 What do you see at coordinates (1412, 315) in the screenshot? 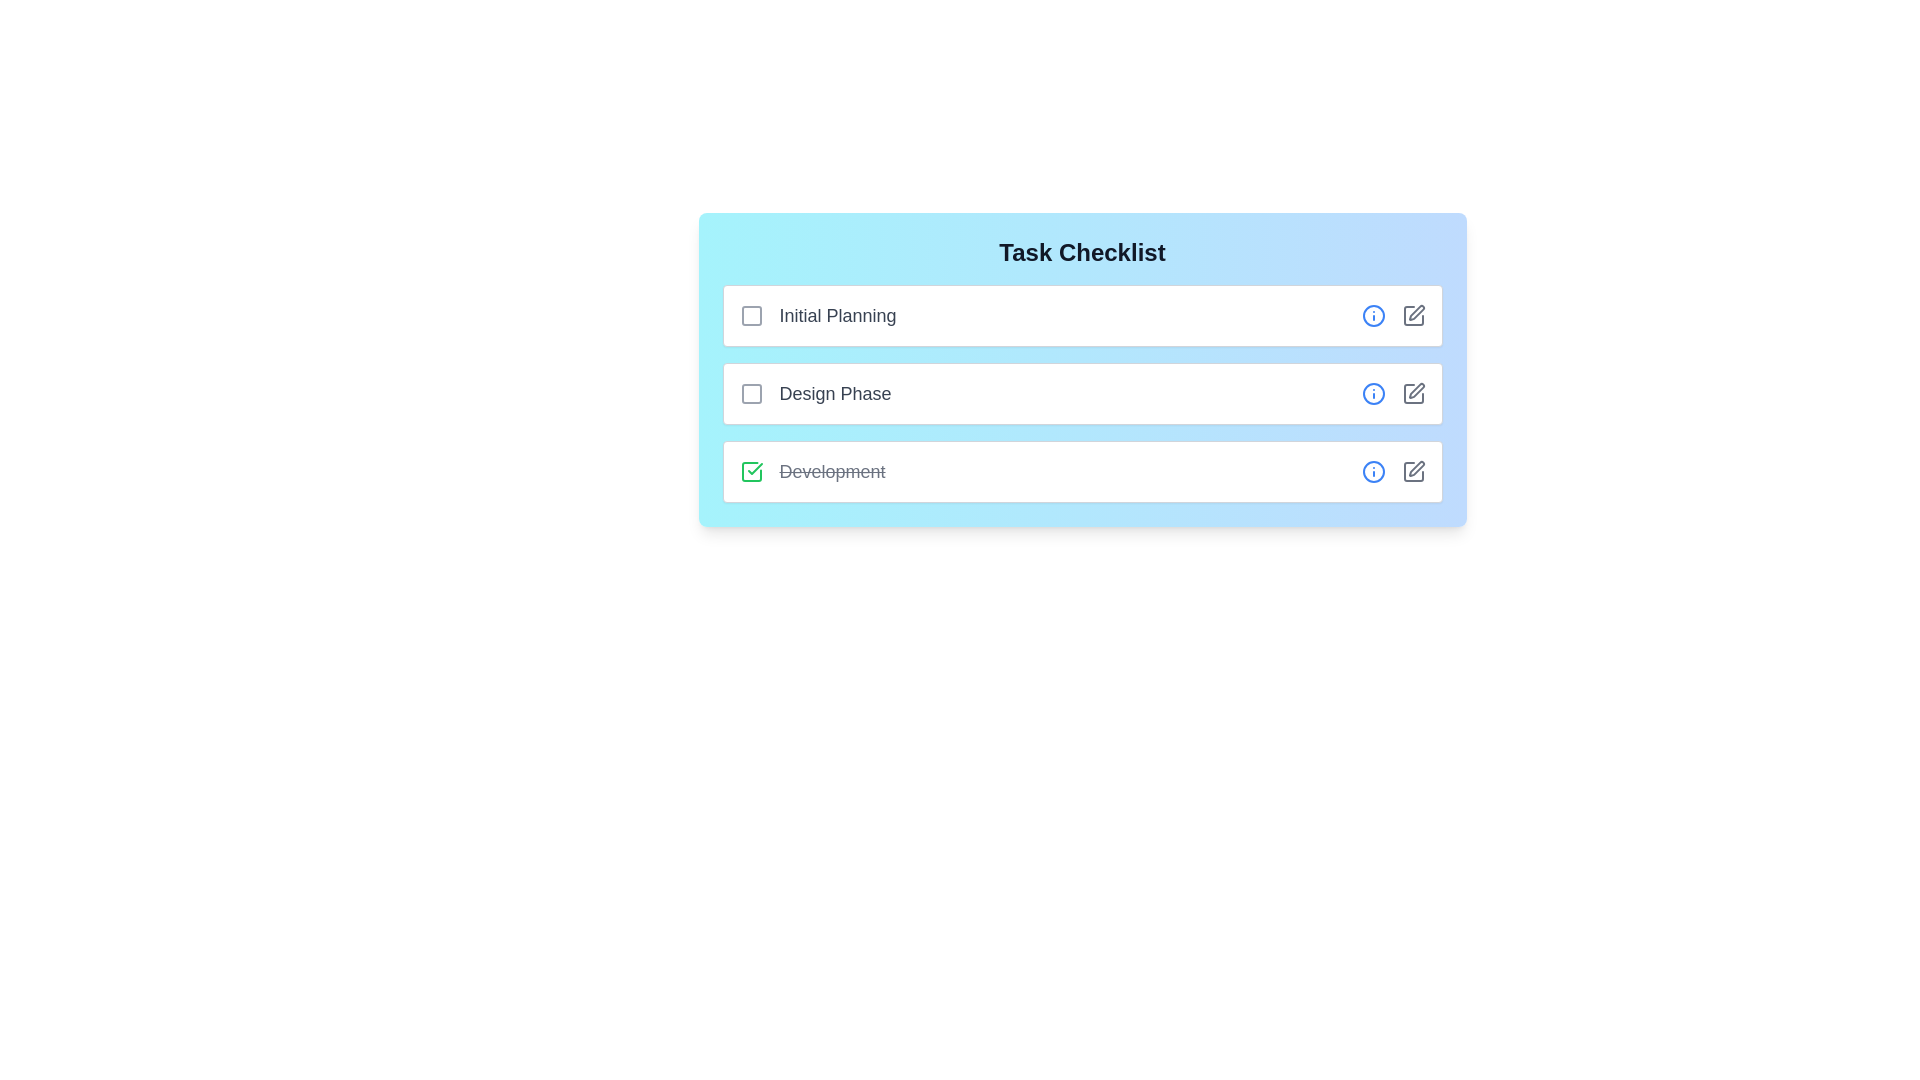
I see `the edit icon for the task named Initial Planning` at bounding box center [1412, 315].